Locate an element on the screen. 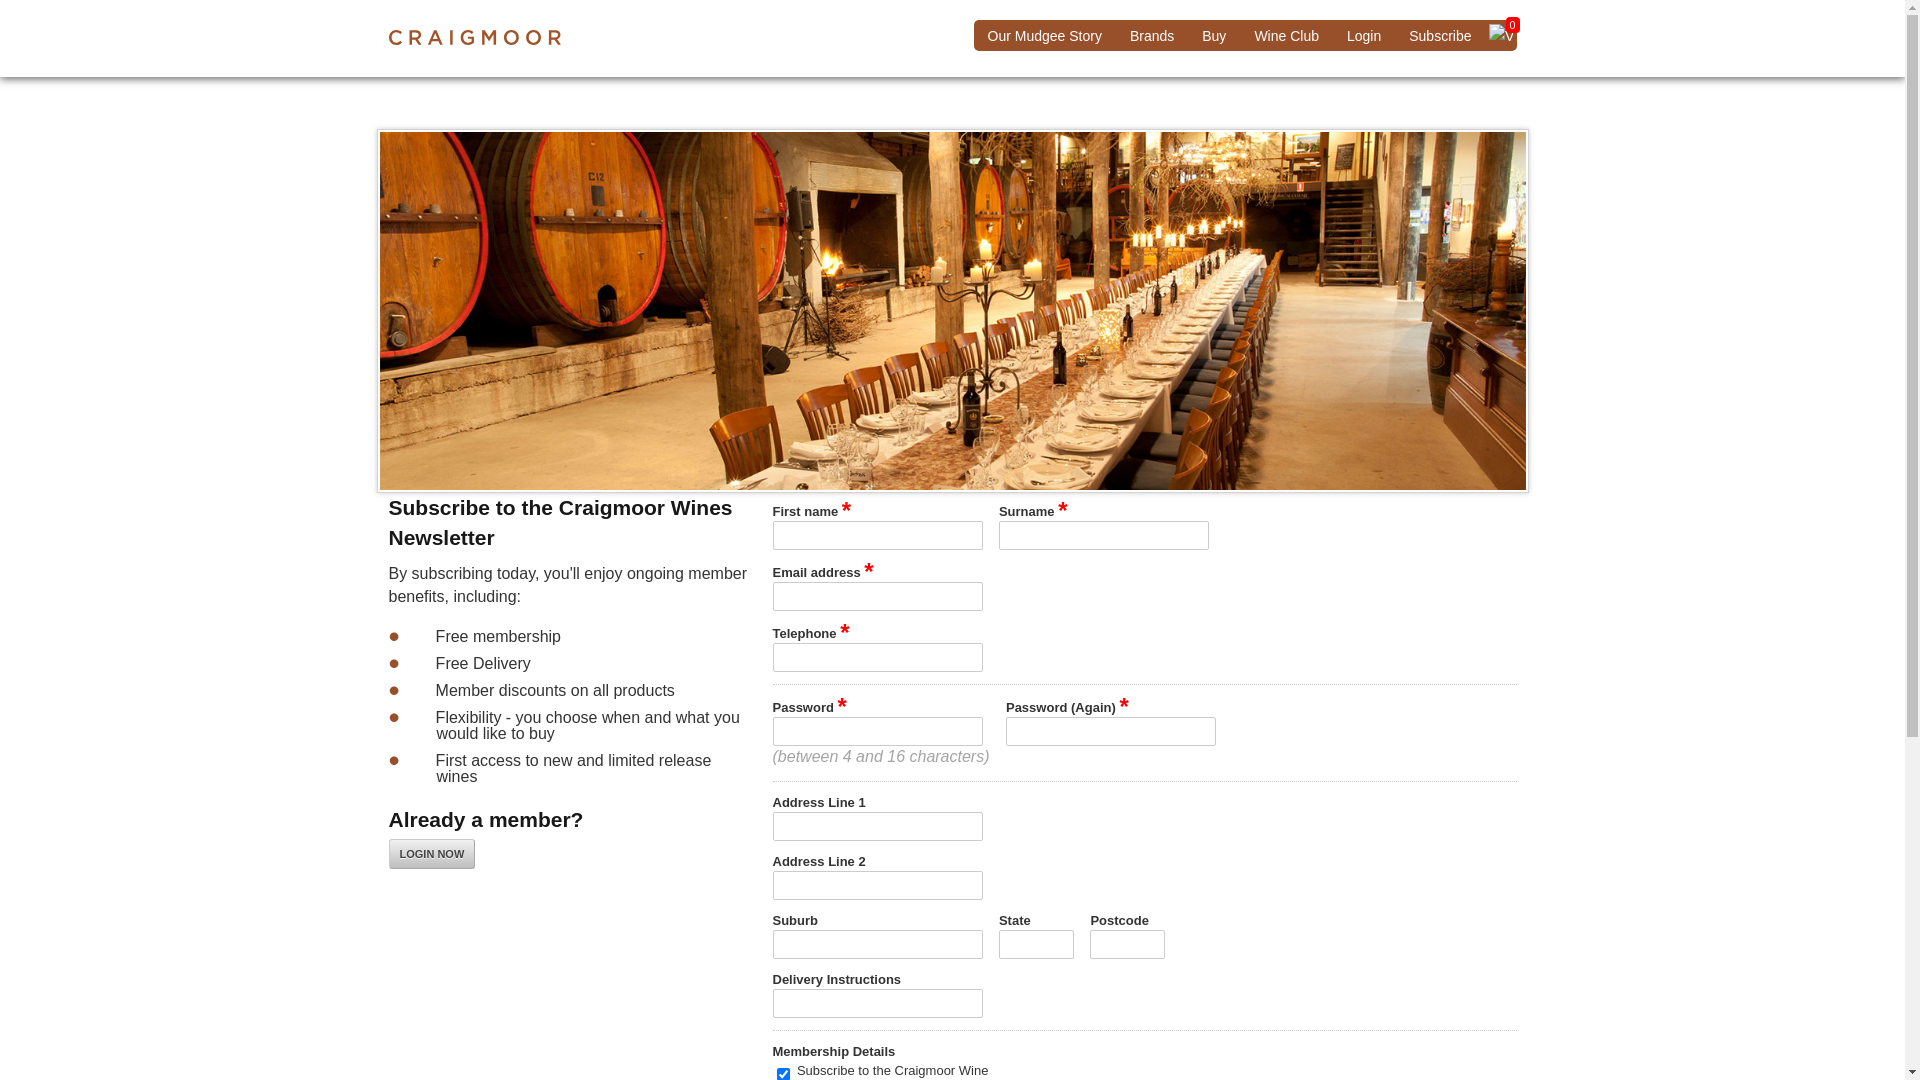 The height and width of the screenshot is (1080, 1920). 'Subscribe' is located at coordinates (1440, 35).